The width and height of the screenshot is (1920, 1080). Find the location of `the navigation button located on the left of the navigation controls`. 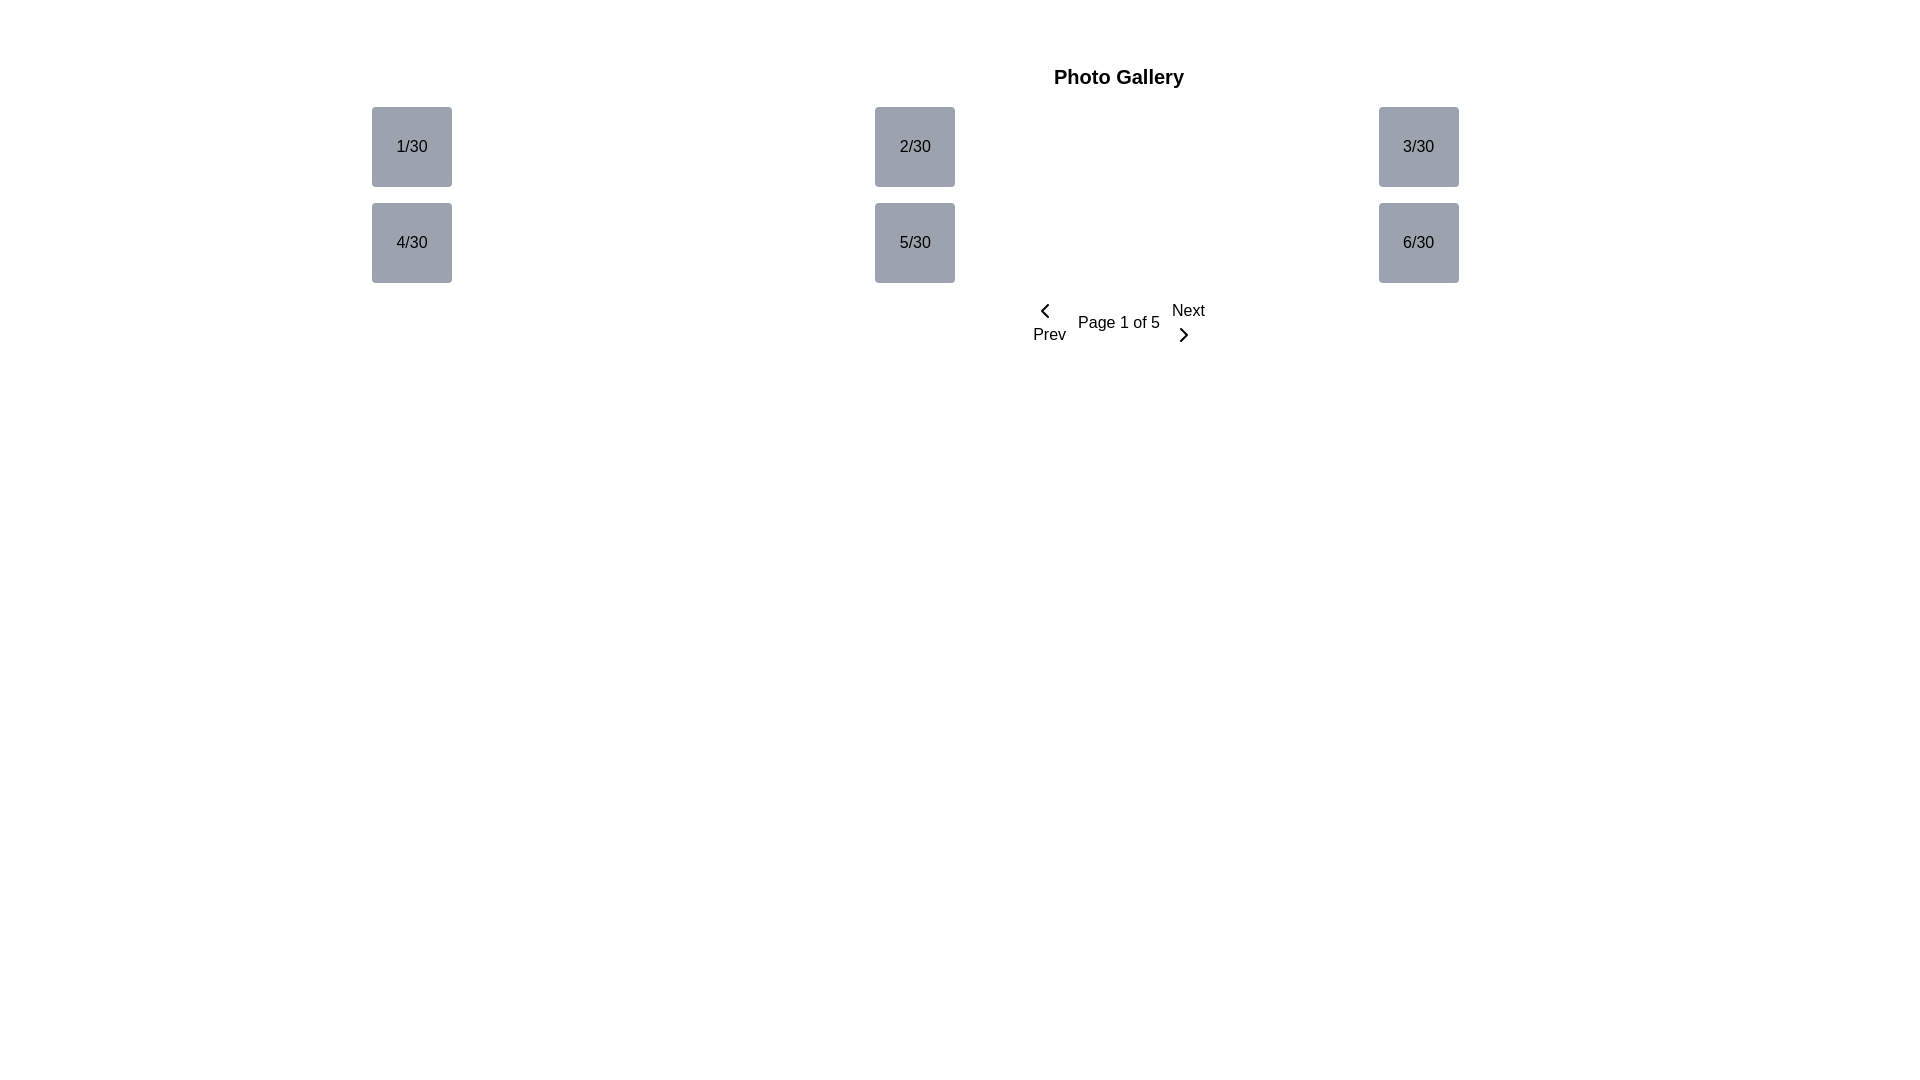

the navigation button located on the left of the navigation controls is located at coordinates (1048, 322).